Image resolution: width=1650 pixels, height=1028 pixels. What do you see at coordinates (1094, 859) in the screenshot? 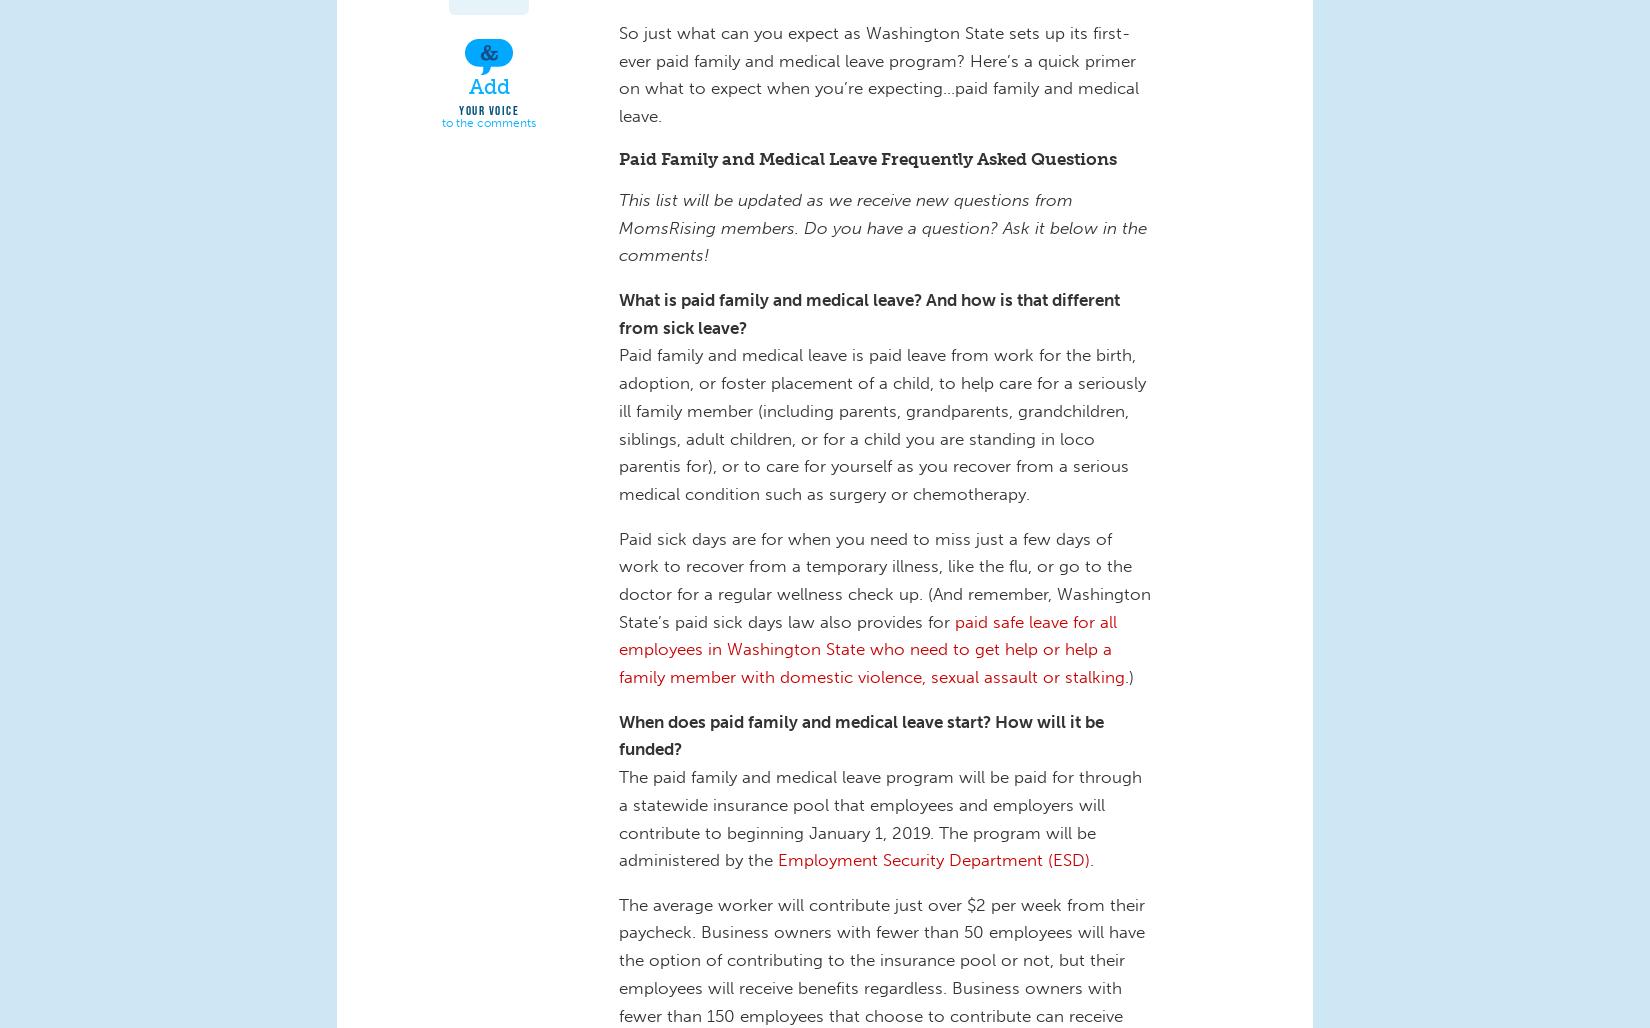
I see `'.'` at bounding box center [1094, 859].